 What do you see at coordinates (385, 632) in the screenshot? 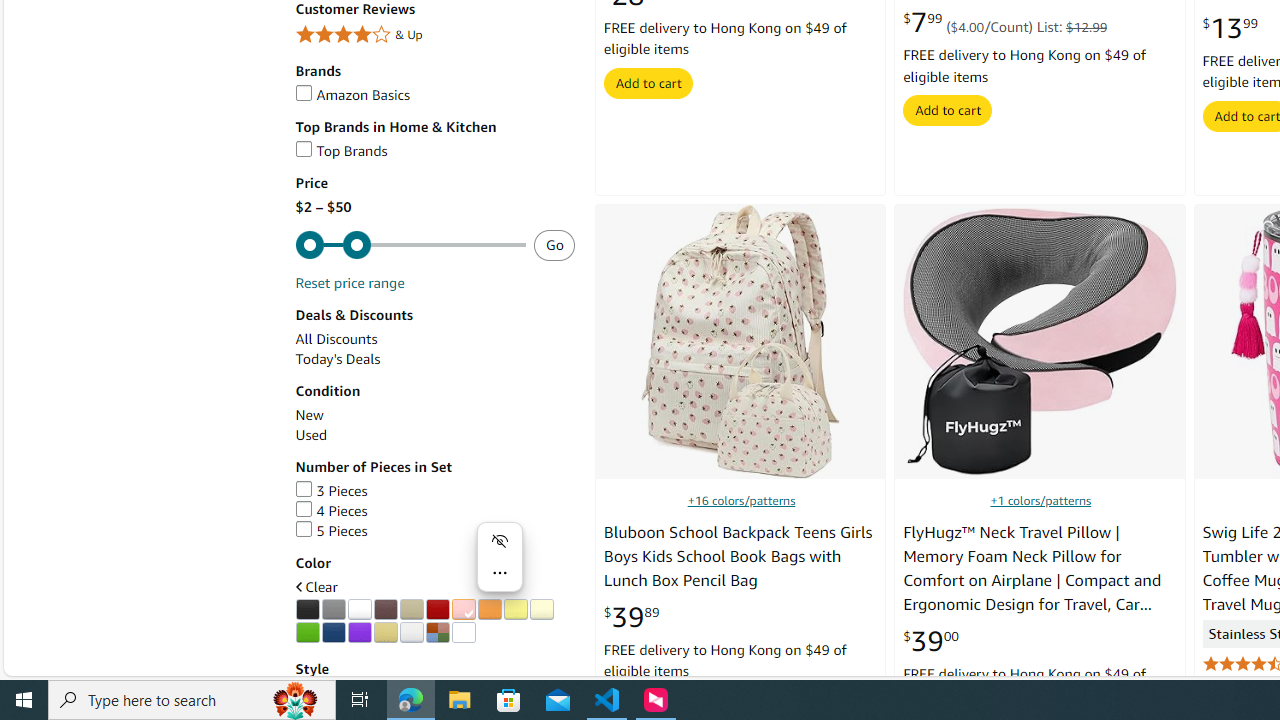
I see `'AutomationID: p_n_feature_twenty_browse-bin/3254111011'` at bounding box center [385, 632].